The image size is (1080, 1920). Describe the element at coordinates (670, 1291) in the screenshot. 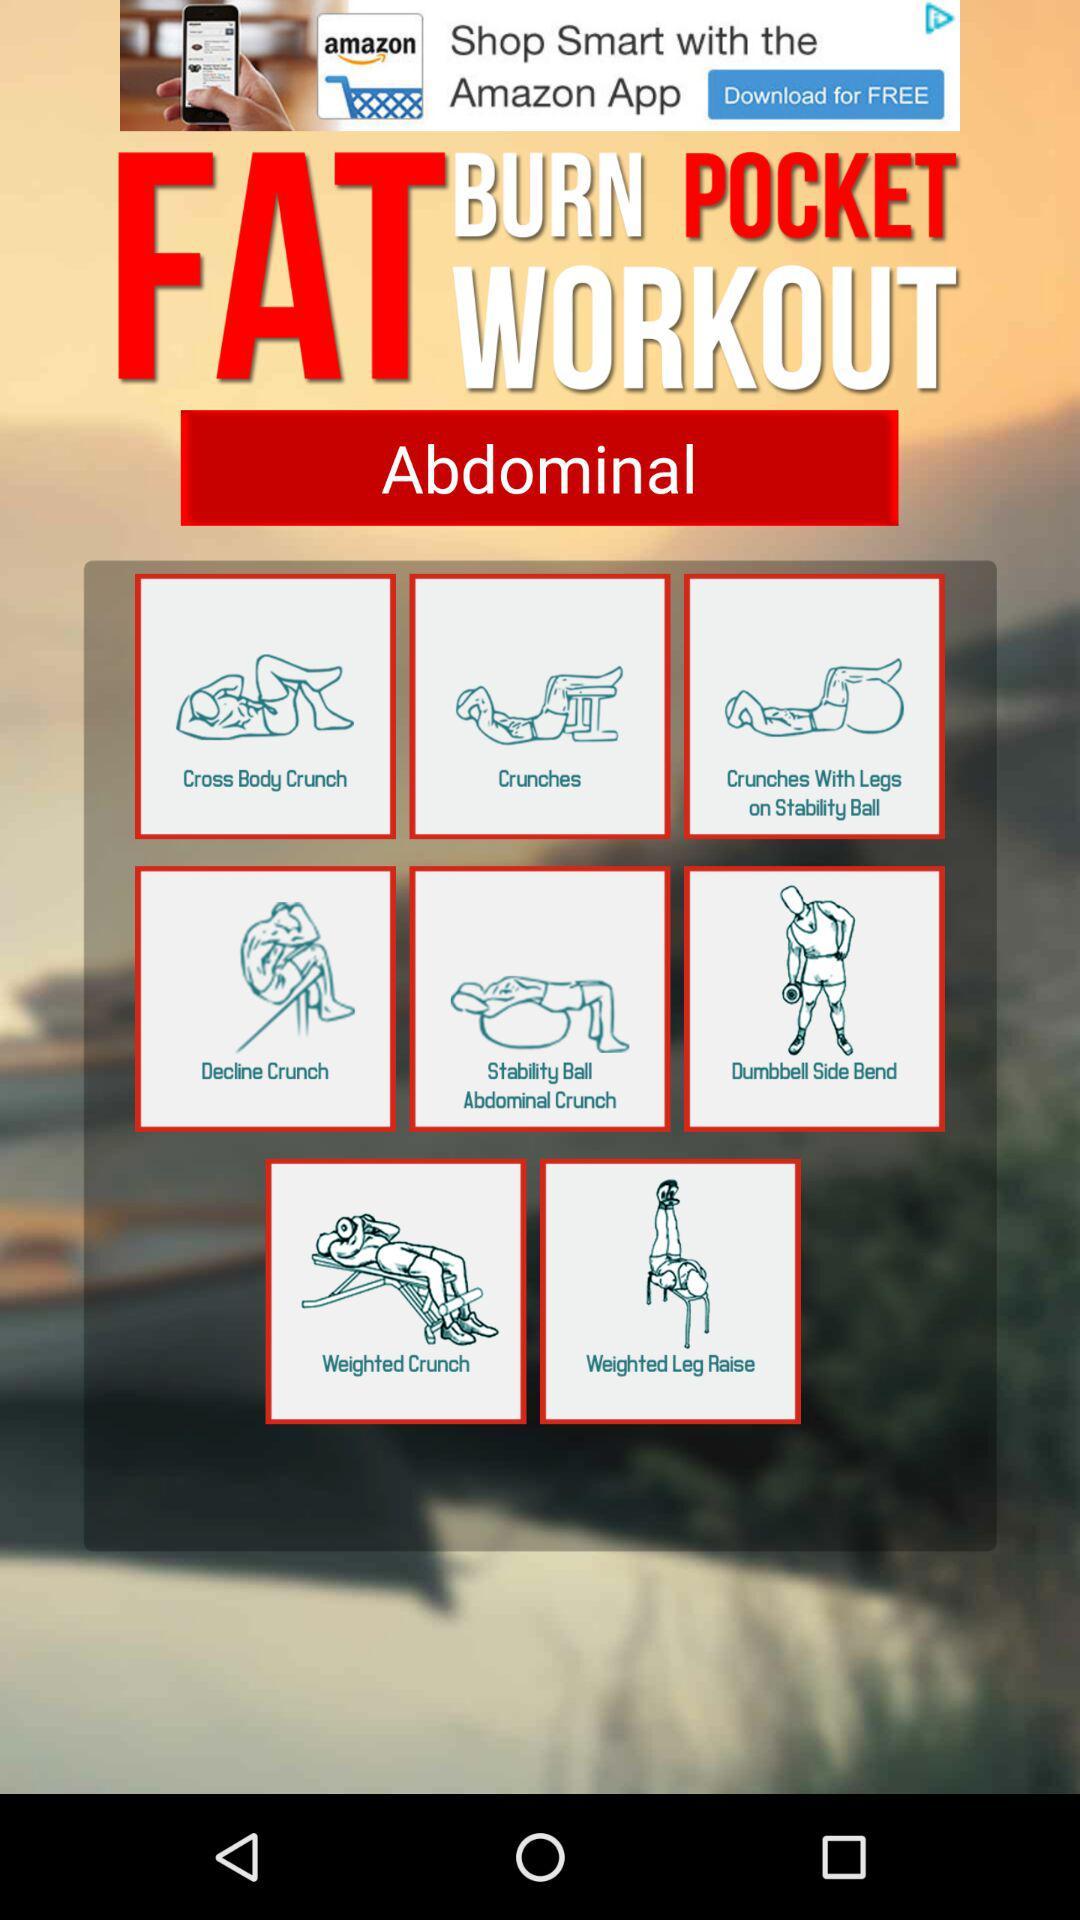

I see `weighted leg raise option` at that location.